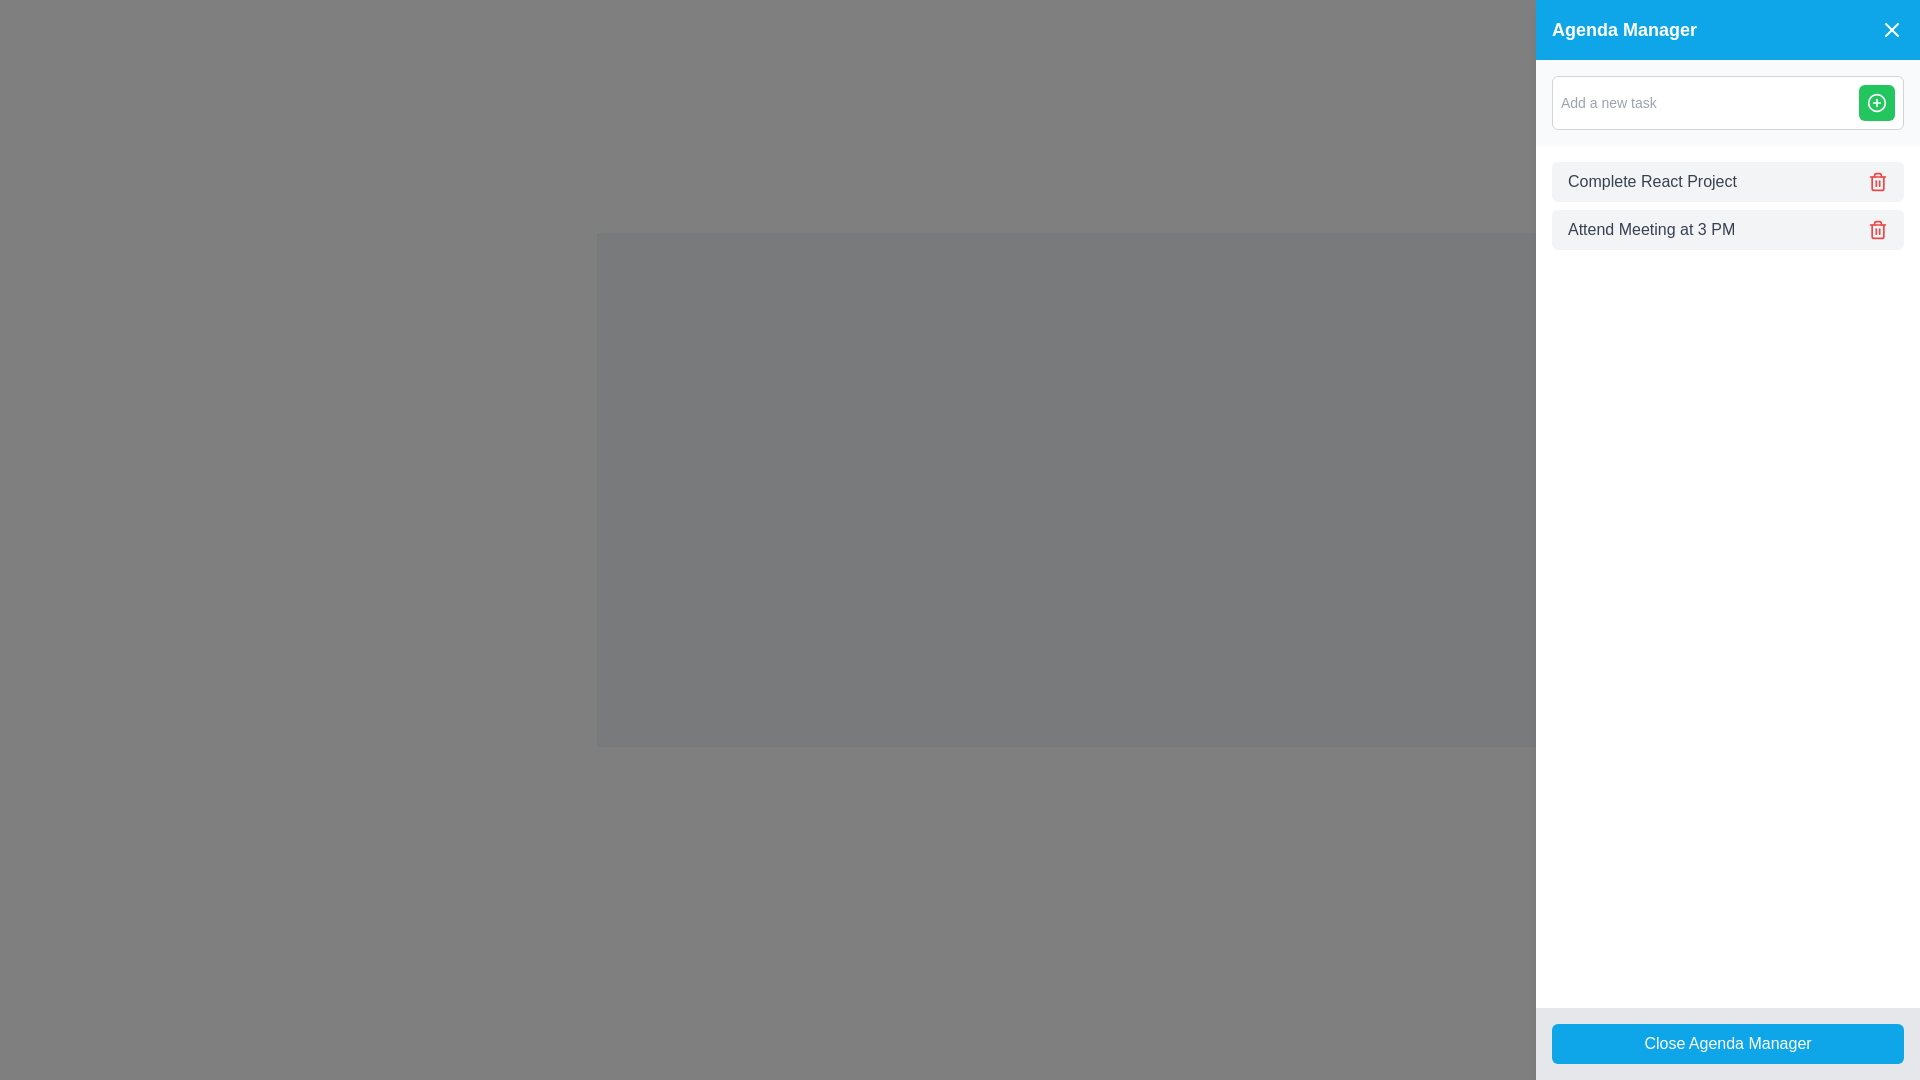 This screenshot has width=1920, height=1080. Describe the element at coordinates (1624, 30) in the screenshot. I see `the 'Agenda Manager' label, which is a bold, large text label in white on a sky-blue background located at the top of the user interface panel` at that location.